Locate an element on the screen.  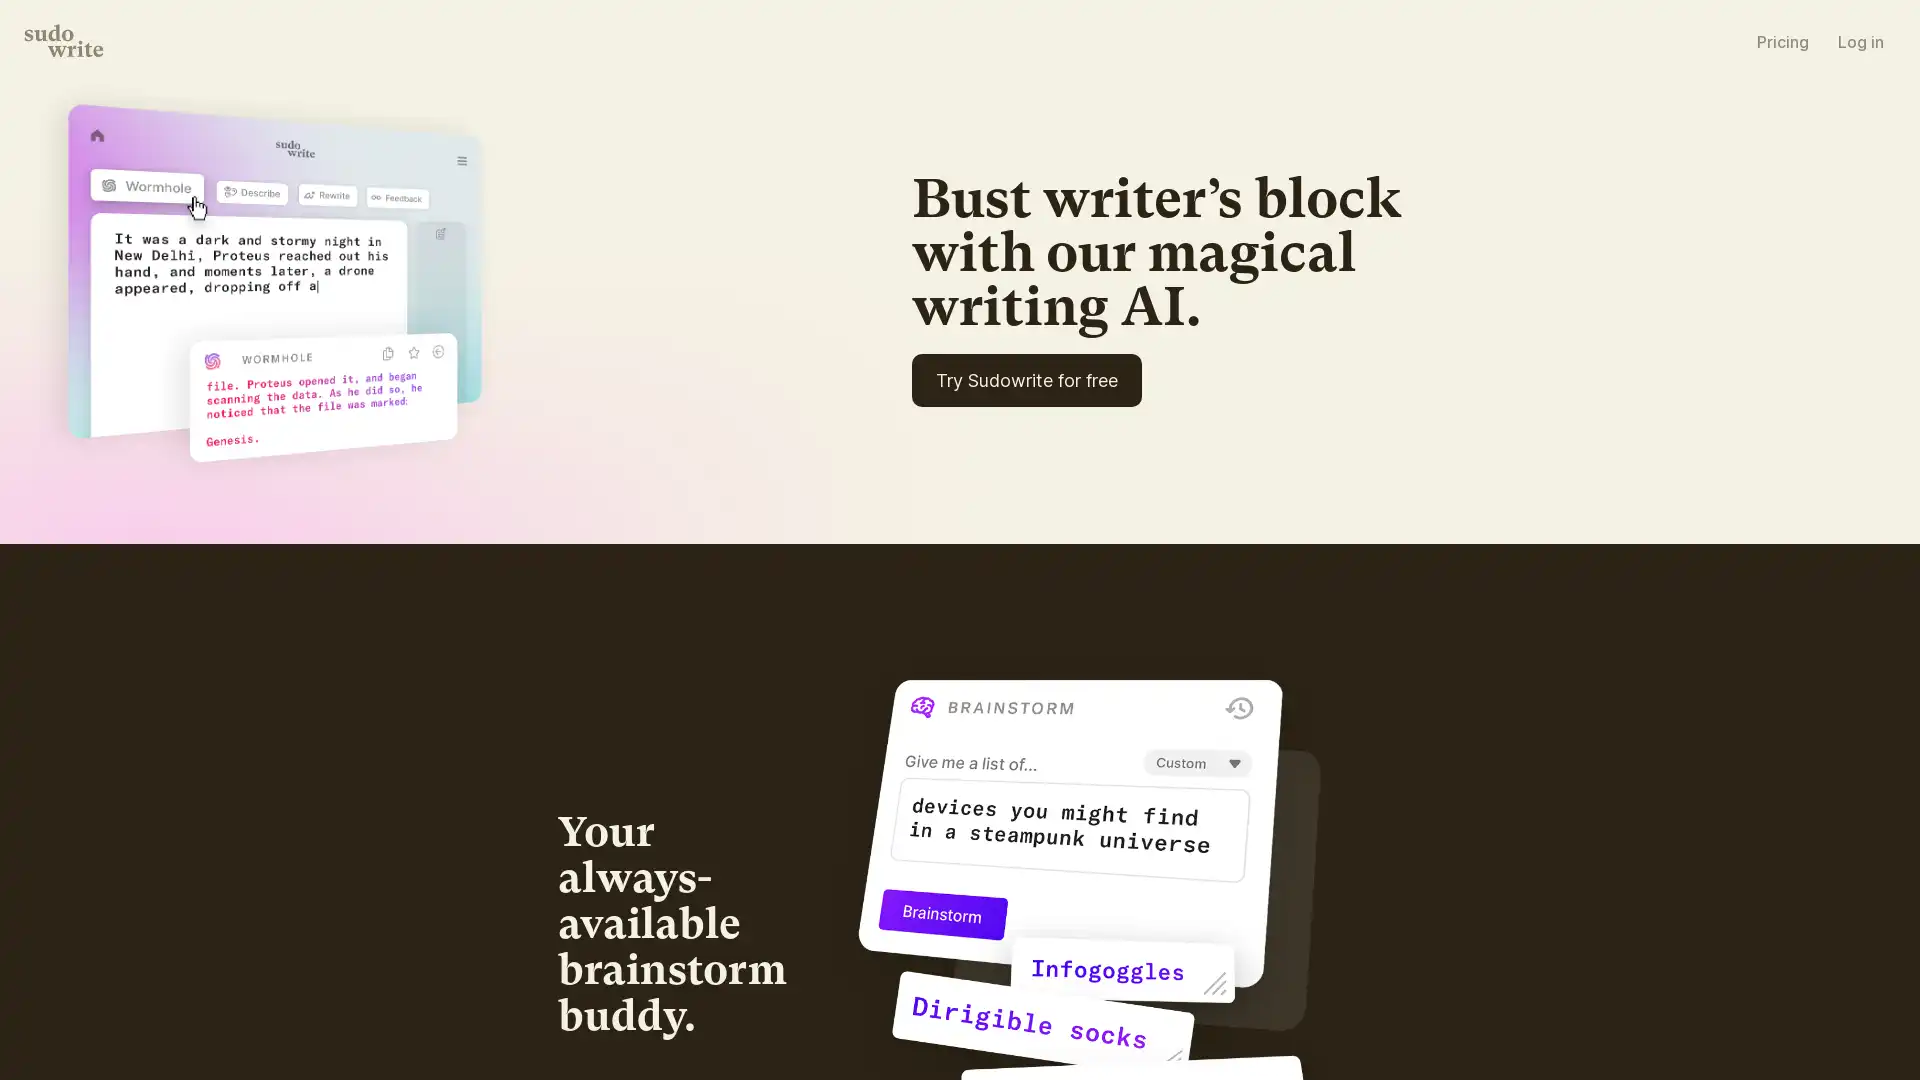
Try Sudowrite for free is located at coordinates (1243, 550).